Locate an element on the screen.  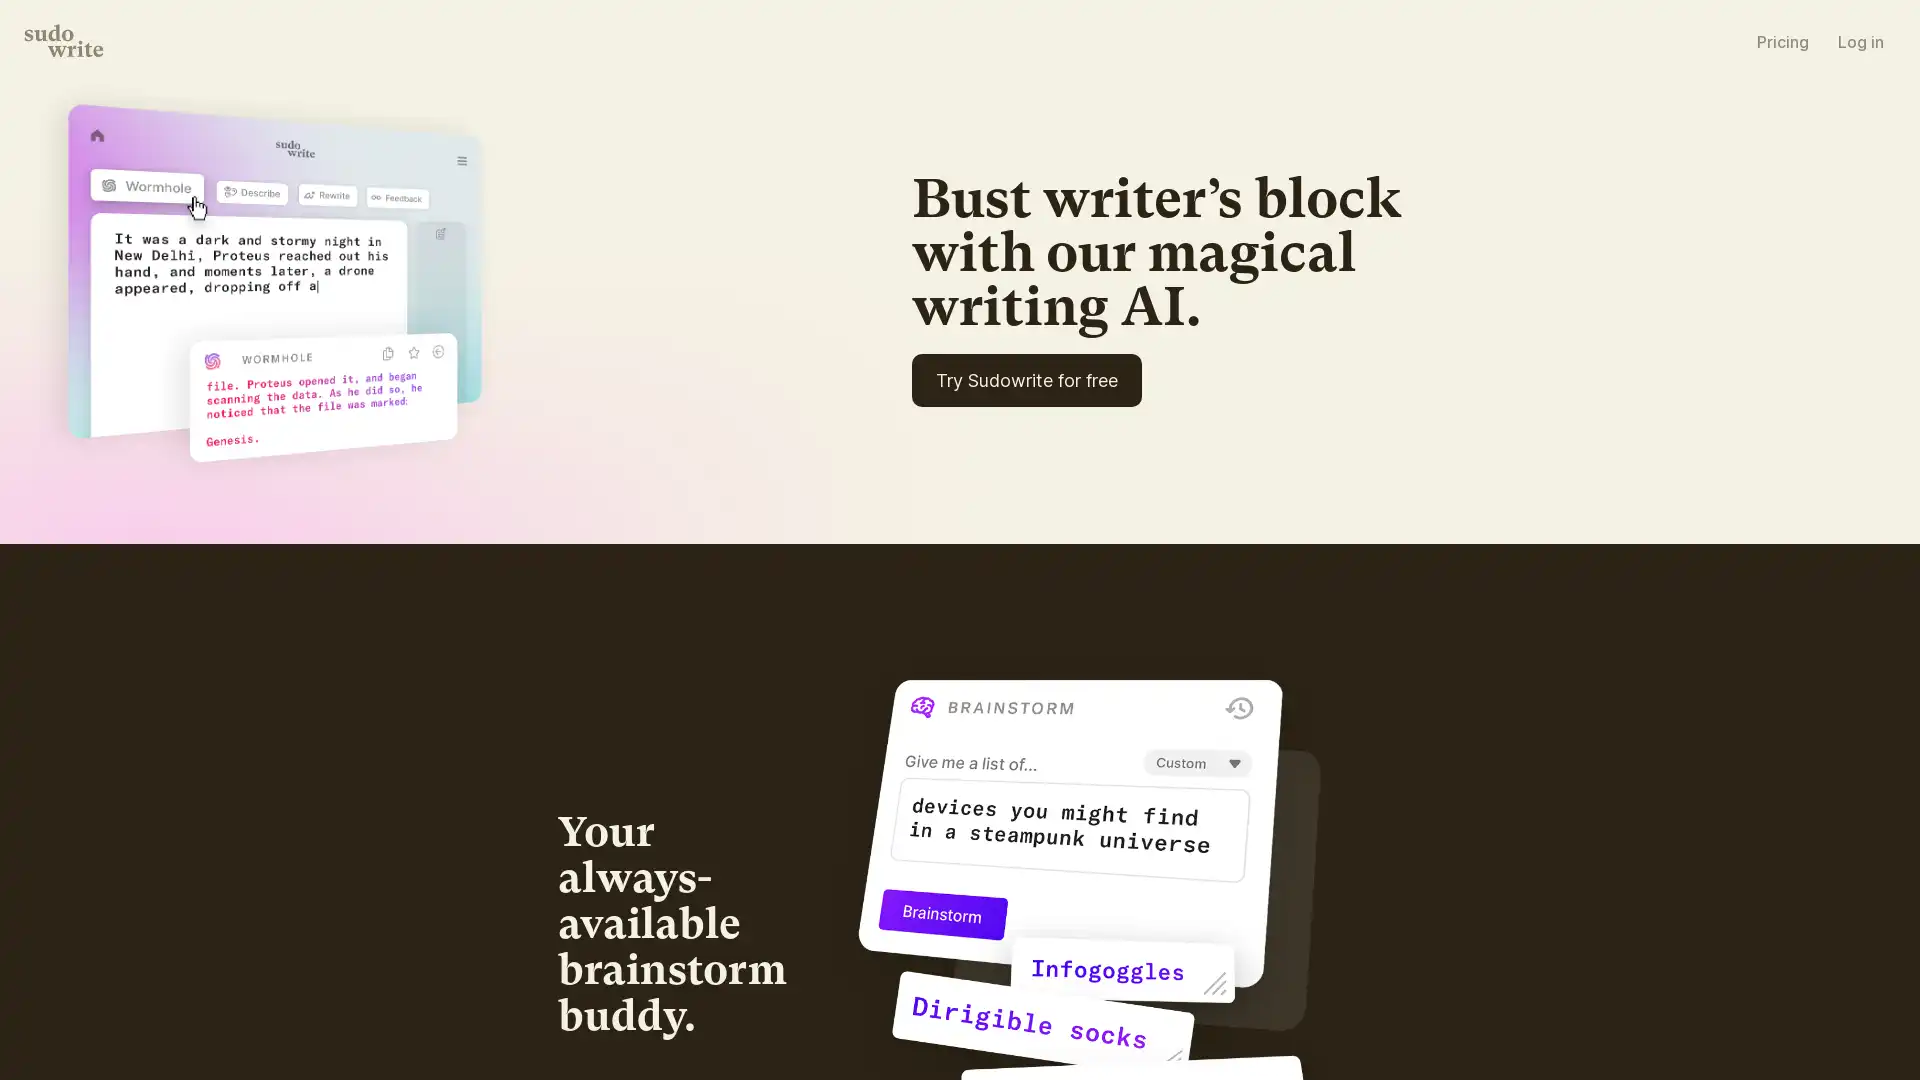
Try Sudowrite for free is located at coordinates (1243, 550).